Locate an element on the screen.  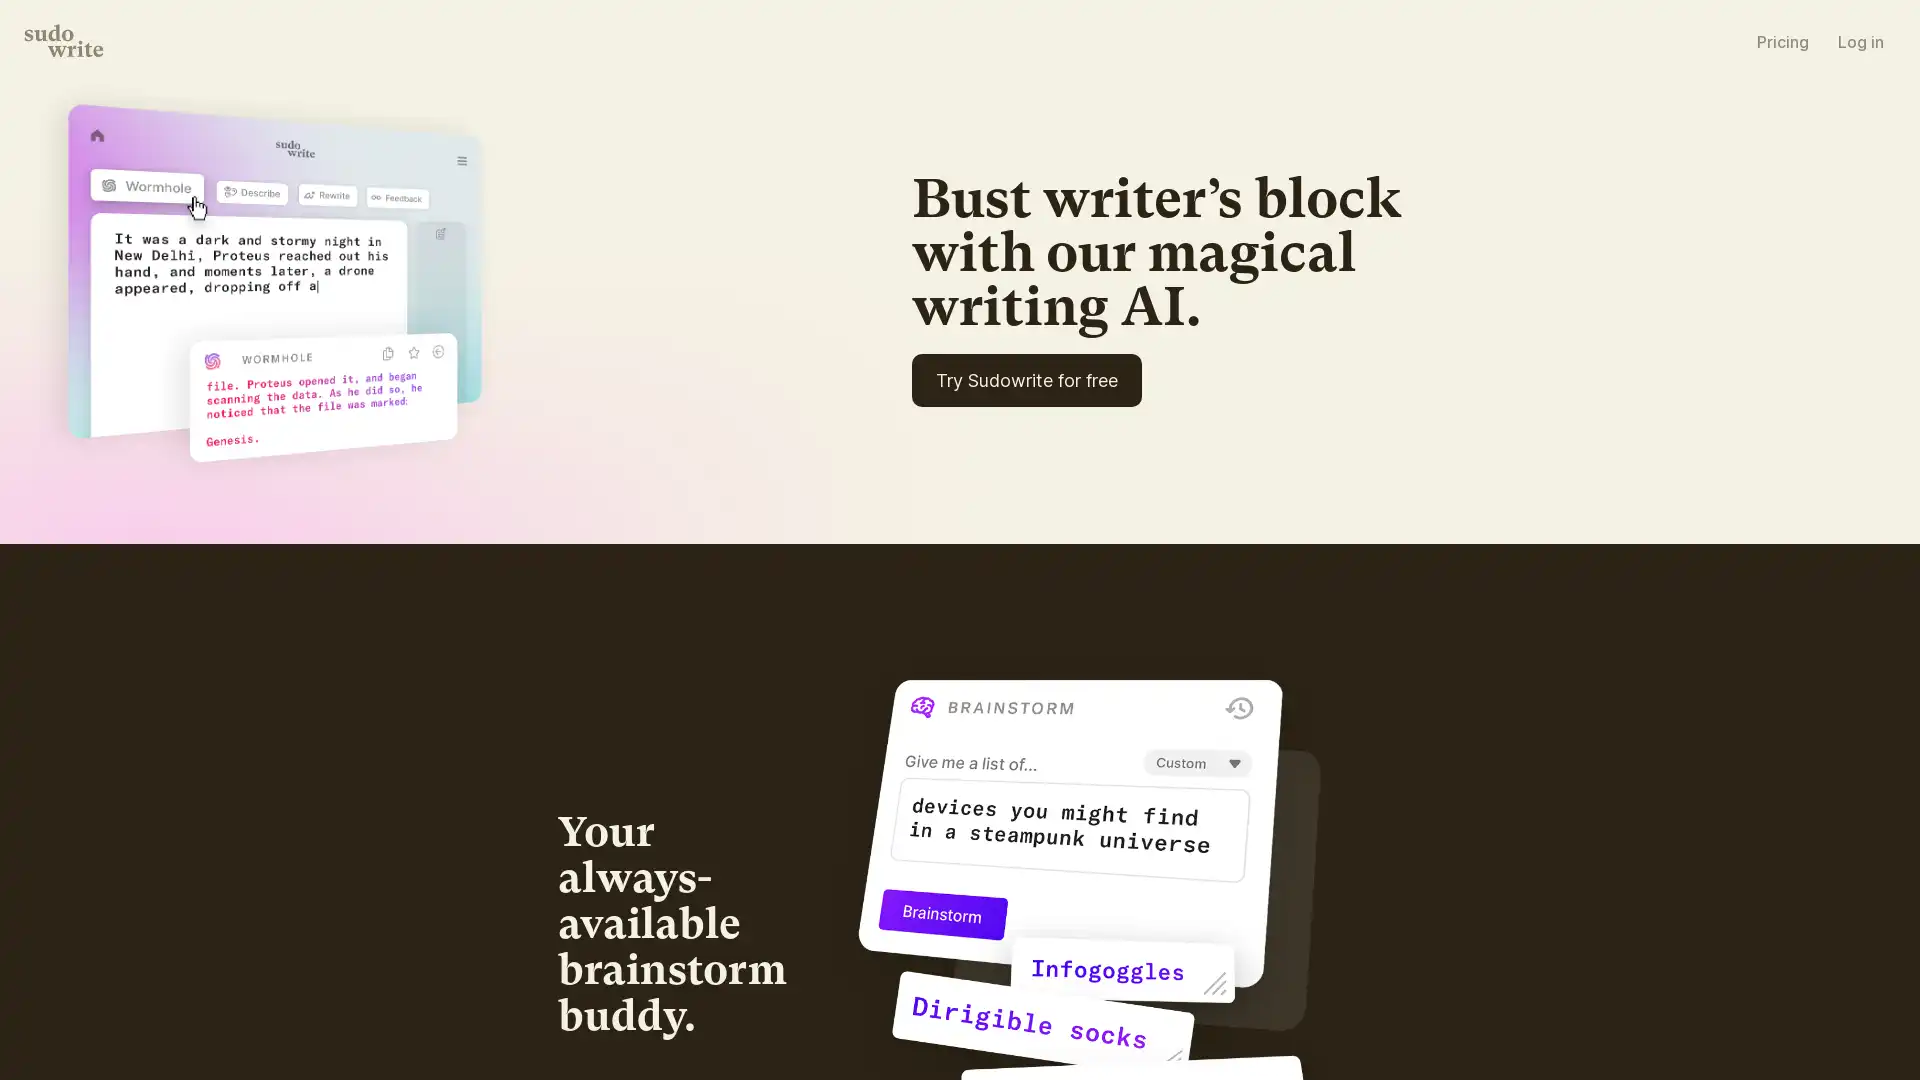
Try Sudowrite for free is located at coordinates (1243, 550).